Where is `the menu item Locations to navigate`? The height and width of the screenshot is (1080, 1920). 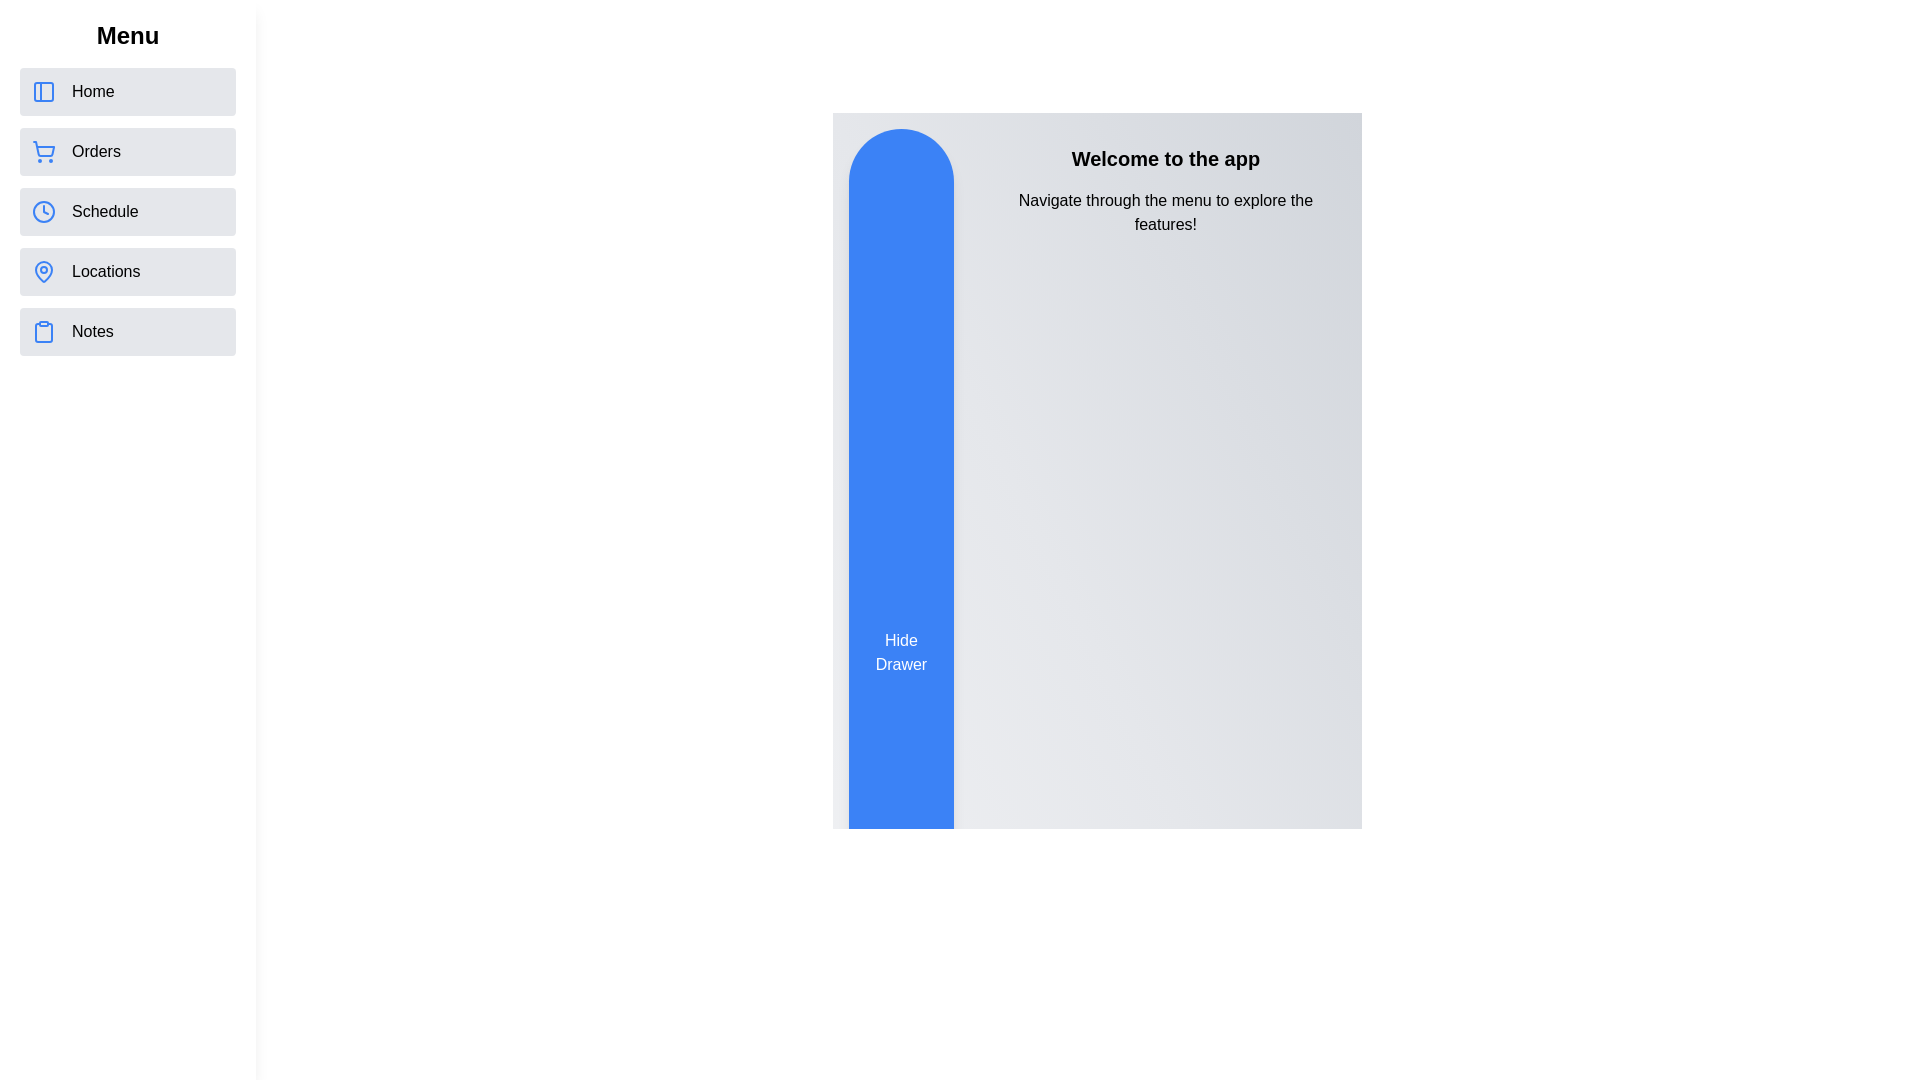
the menu item Locations to navigate is located at coordinates (127, 272).